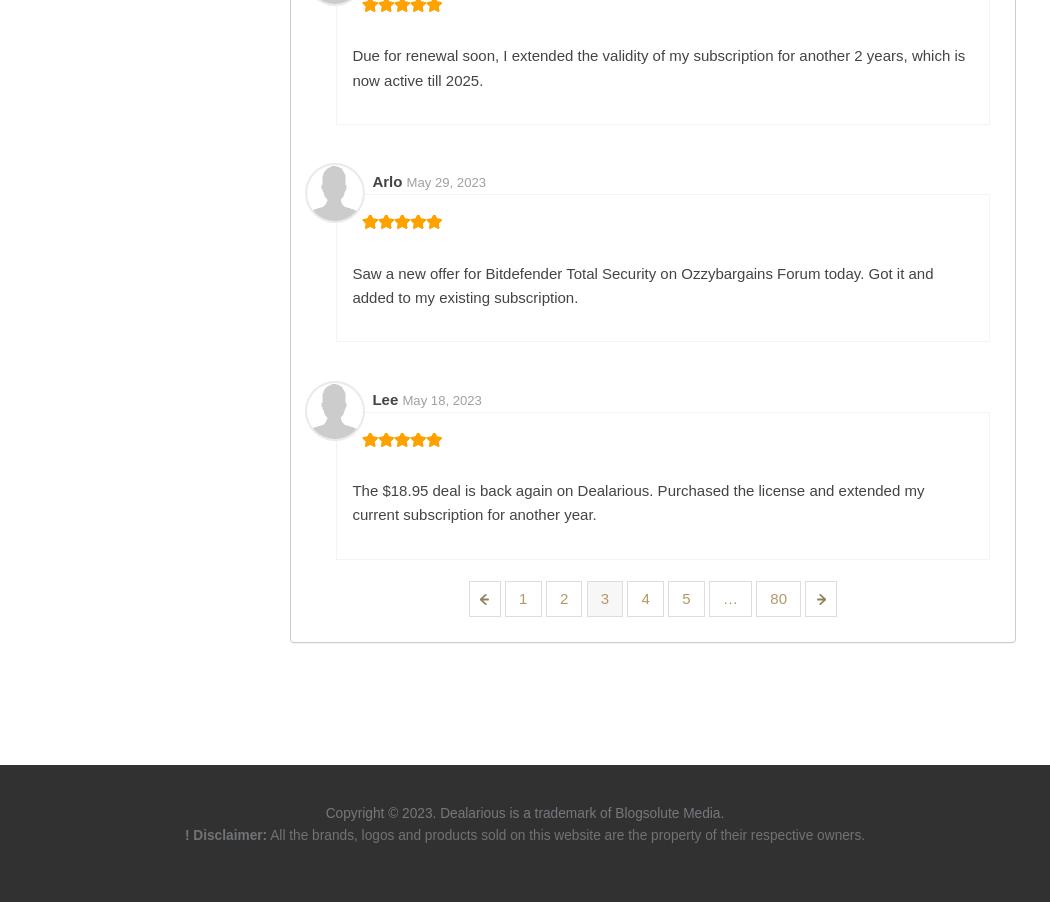 This screenshot has width=1050, height=902. Describe the element at coordinates (778, 598) in the screenshot. I see `'80'` at that location.